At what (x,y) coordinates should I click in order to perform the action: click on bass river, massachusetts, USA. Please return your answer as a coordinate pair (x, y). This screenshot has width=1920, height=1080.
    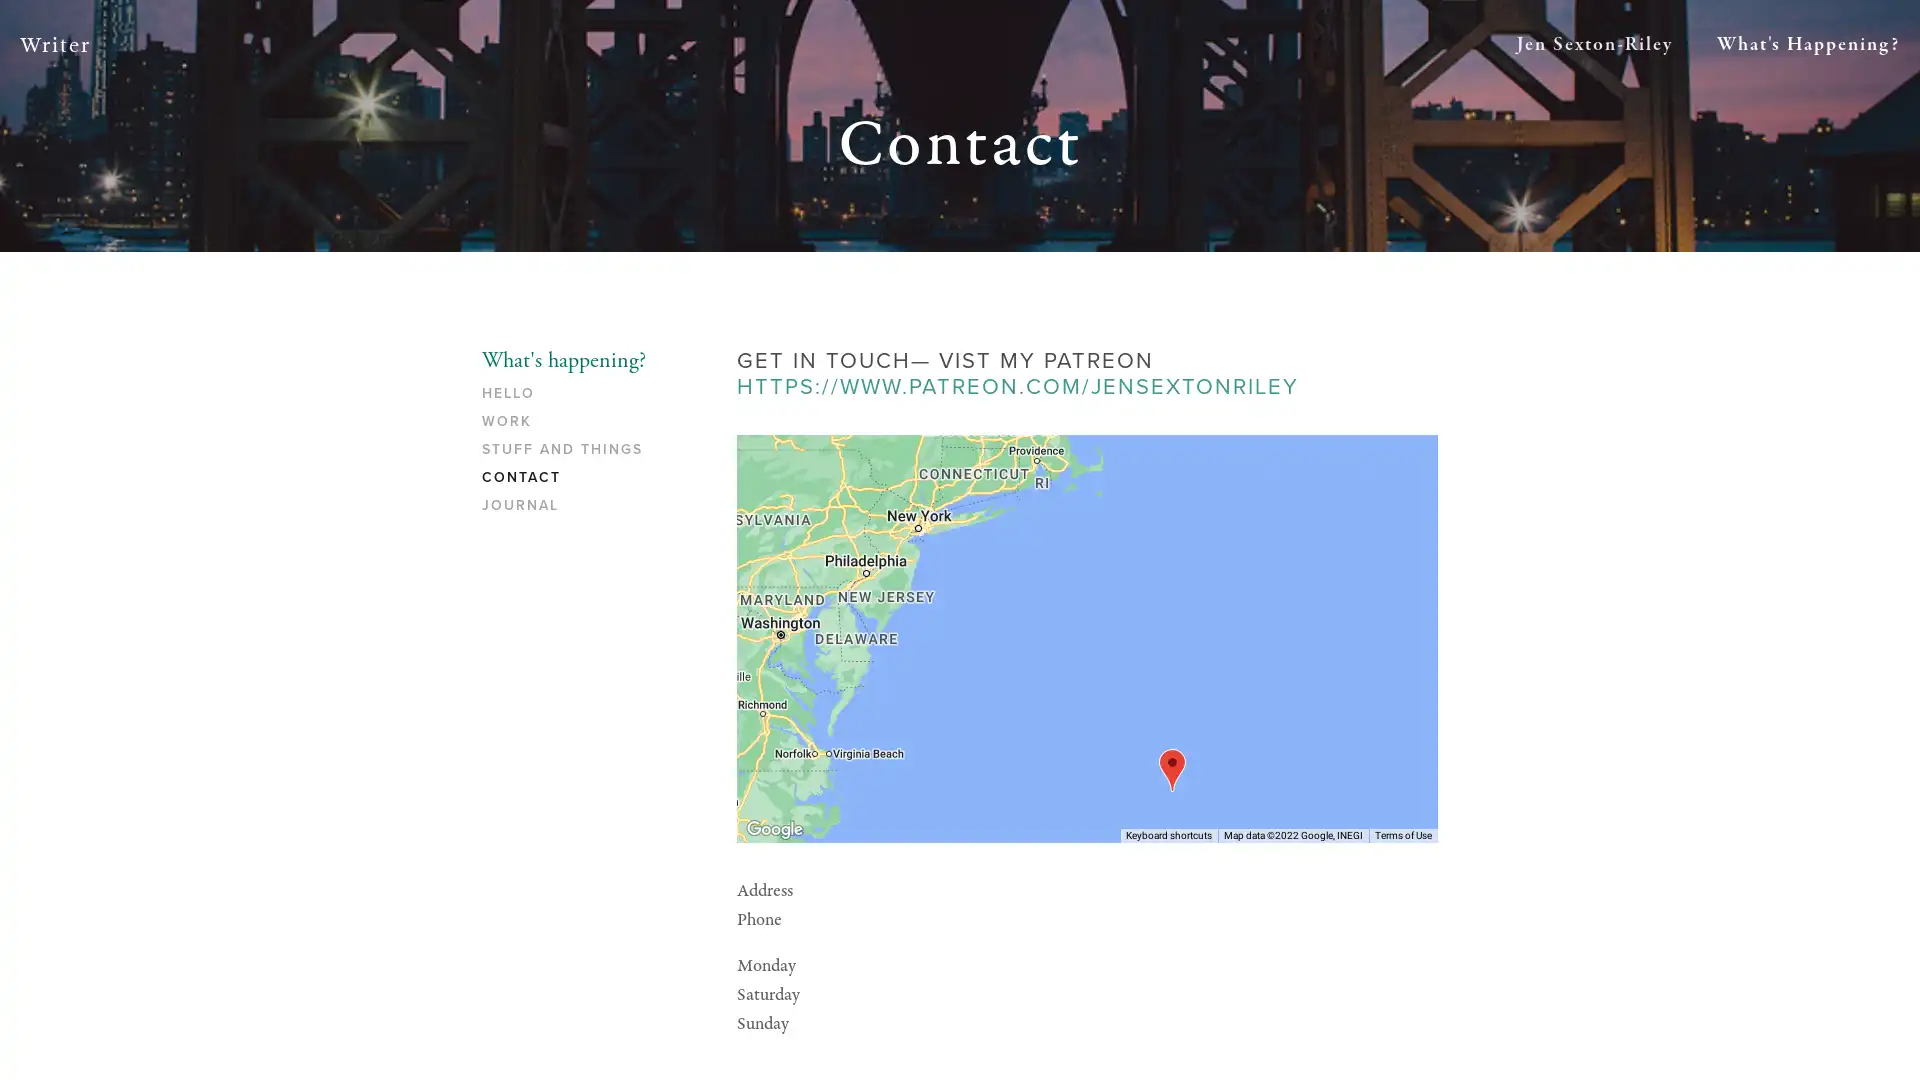
    Looking at the image, I should click on (1171, 768).